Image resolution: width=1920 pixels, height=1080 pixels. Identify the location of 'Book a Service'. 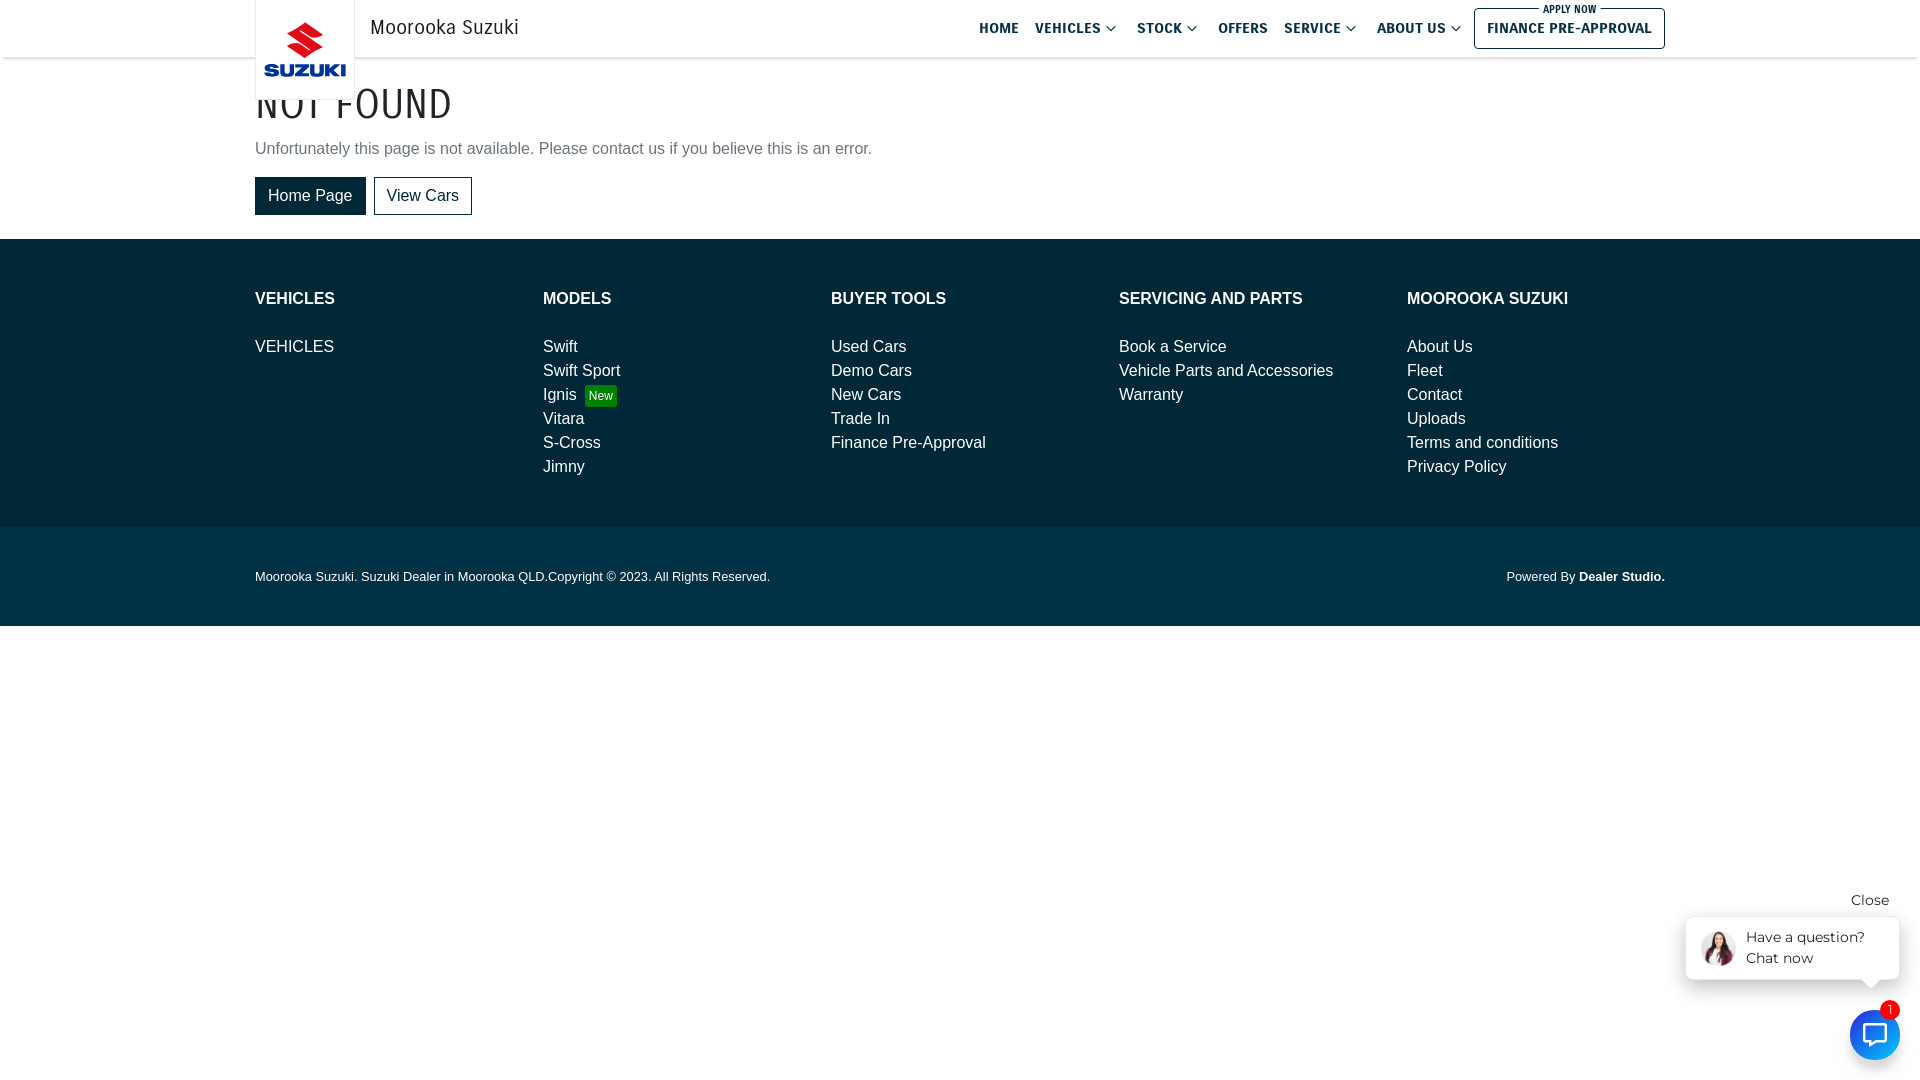
(1117, 345).